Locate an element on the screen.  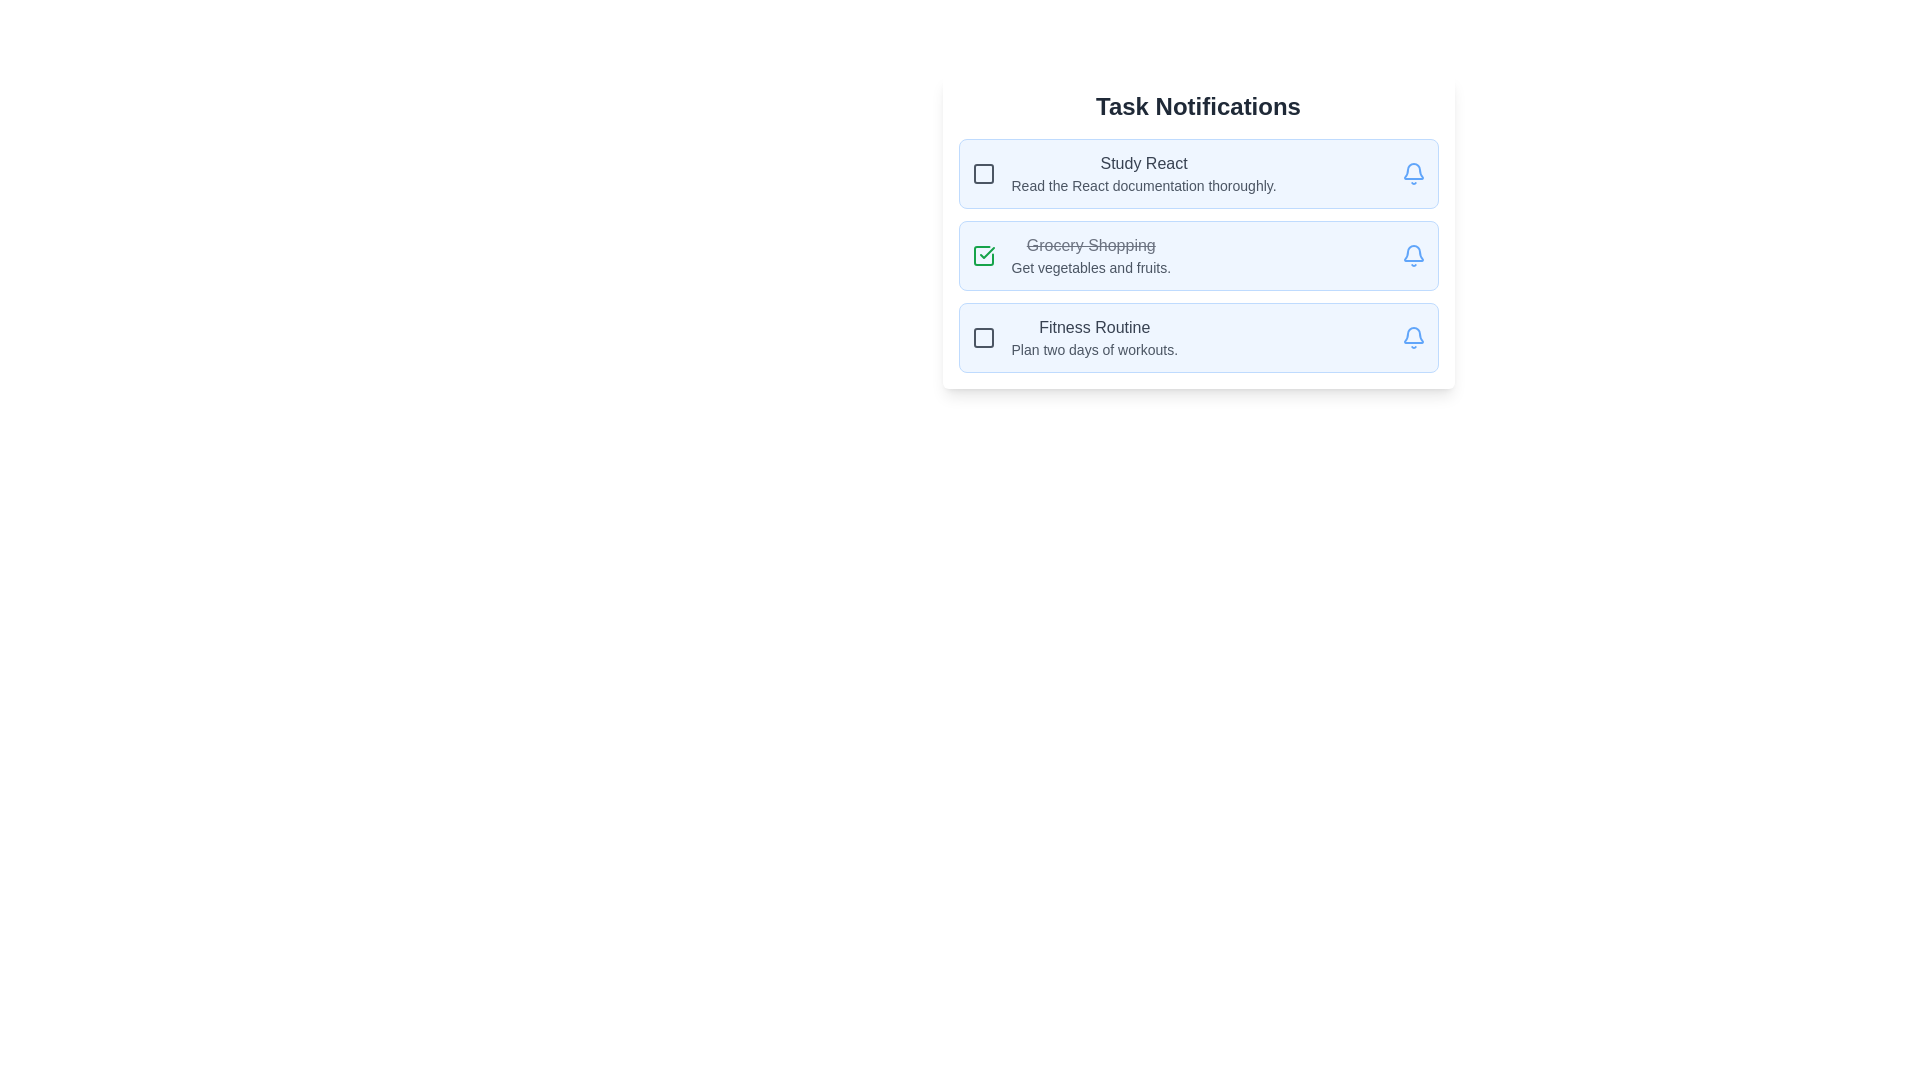
the bell icon located on the far right of the 'Grocery Shopping' entry is located at coordinates (1412, 254).